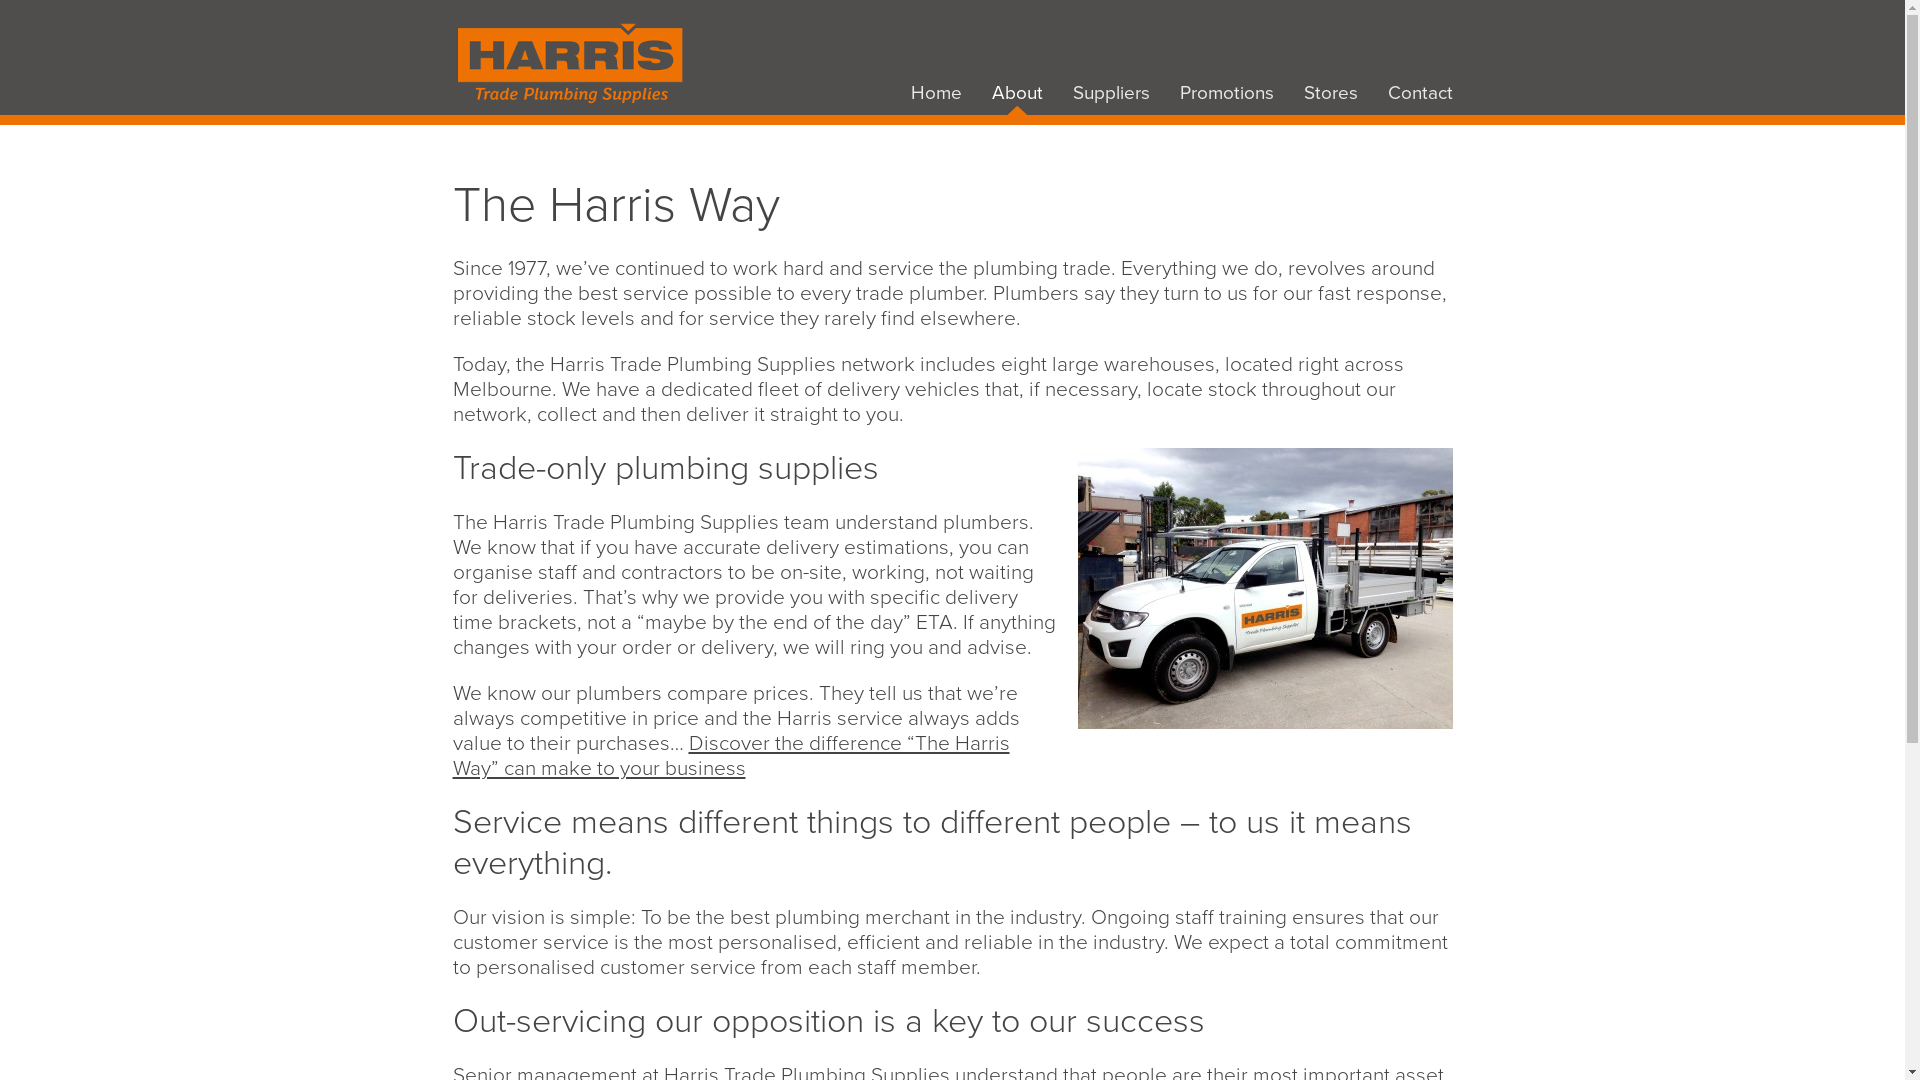  I want to click on 'Stores', so click(1330, 92).